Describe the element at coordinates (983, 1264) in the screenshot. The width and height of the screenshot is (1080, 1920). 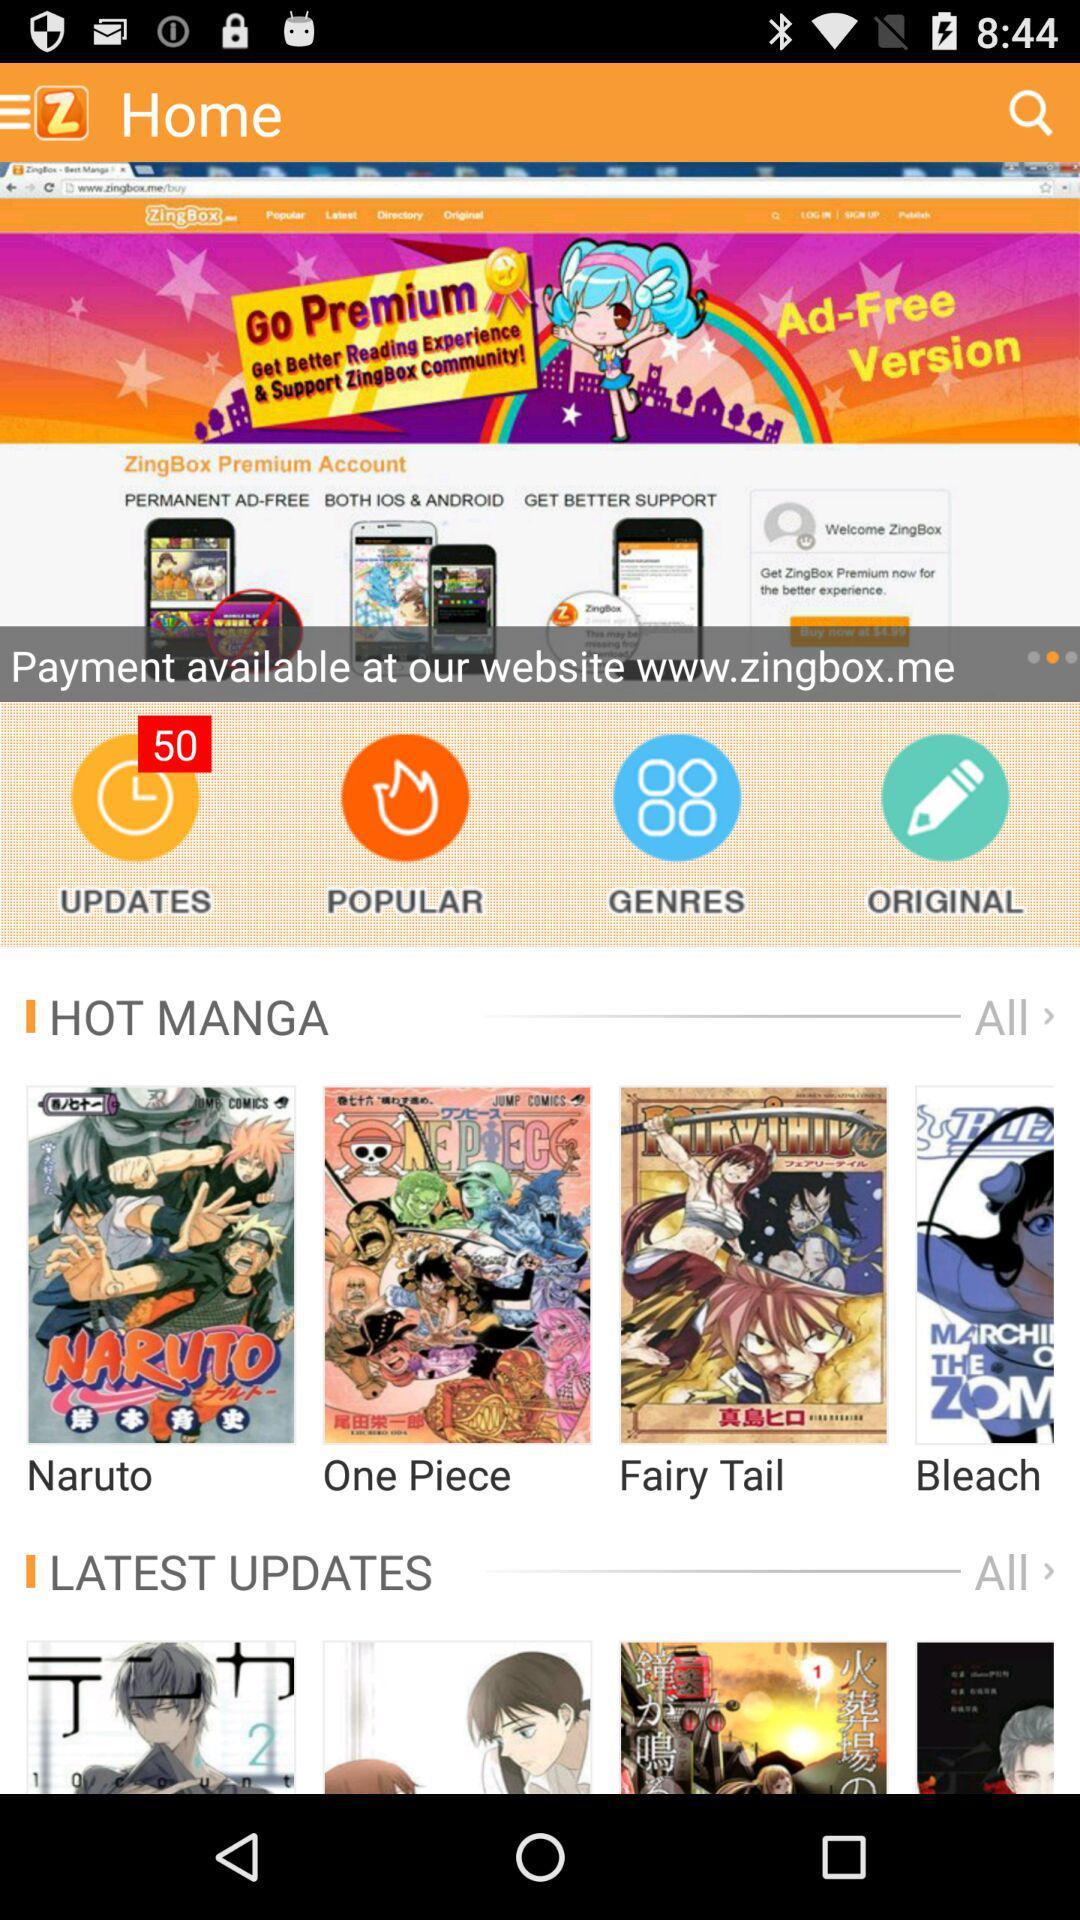
I see `movie image` at that location.